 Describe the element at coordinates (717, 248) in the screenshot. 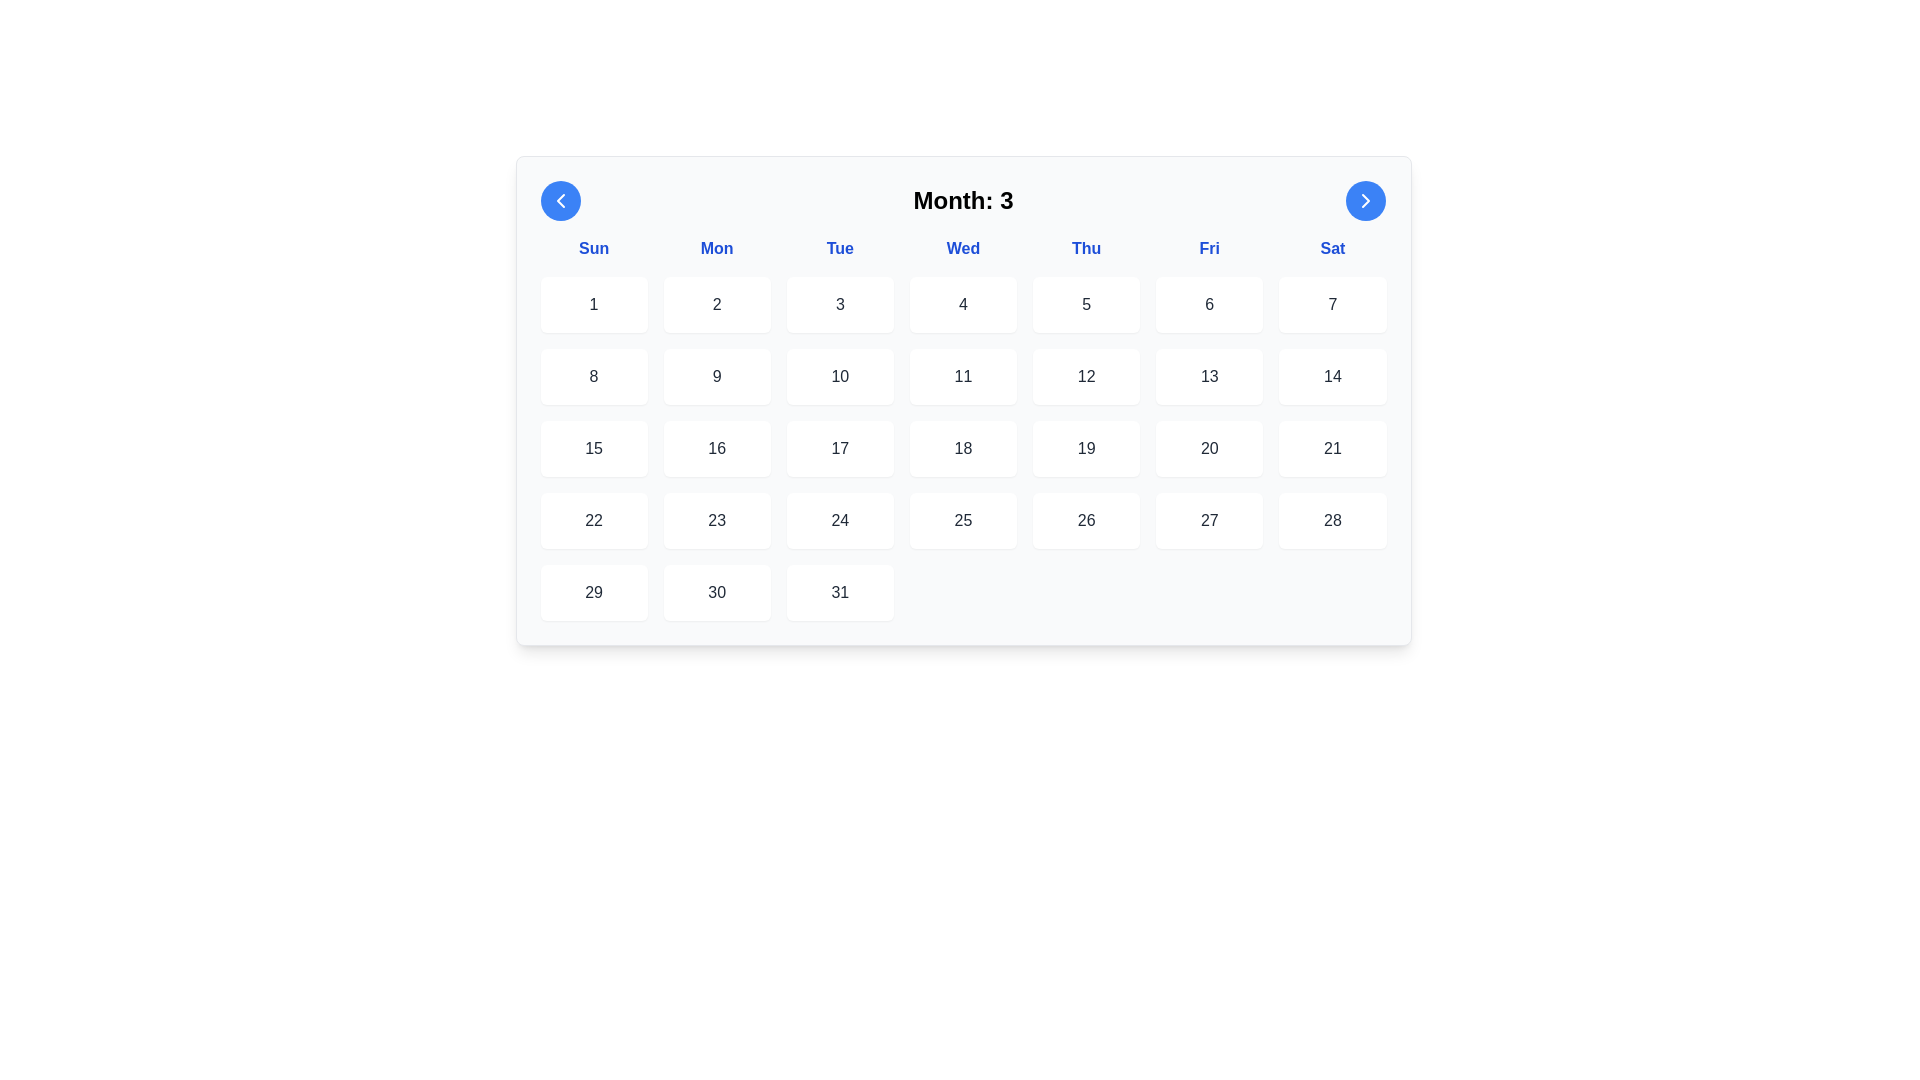

I see `the label representing 'Monday' in the weekly calendar layout, which is located between 'Sun' and 'Tue'` at that location.